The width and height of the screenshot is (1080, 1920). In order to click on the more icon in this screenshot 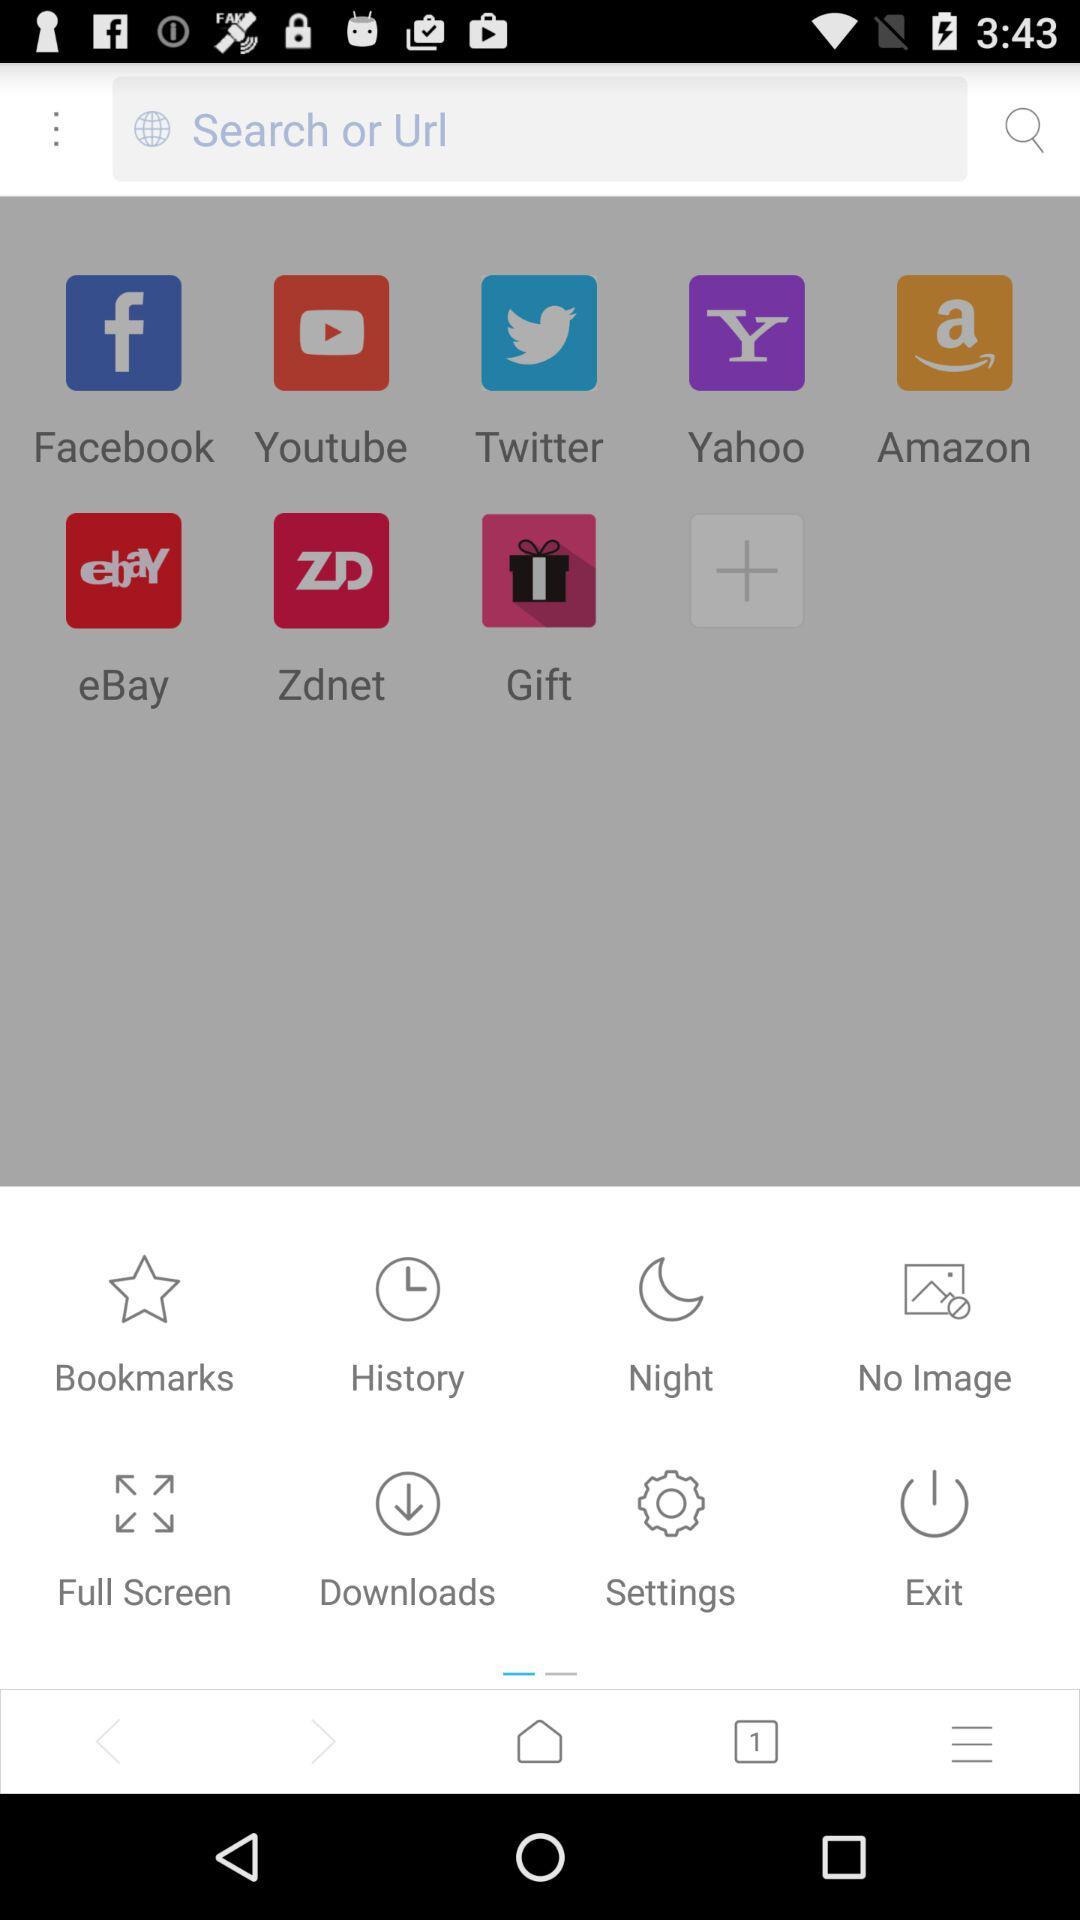, I will do `click(55, 137)`.